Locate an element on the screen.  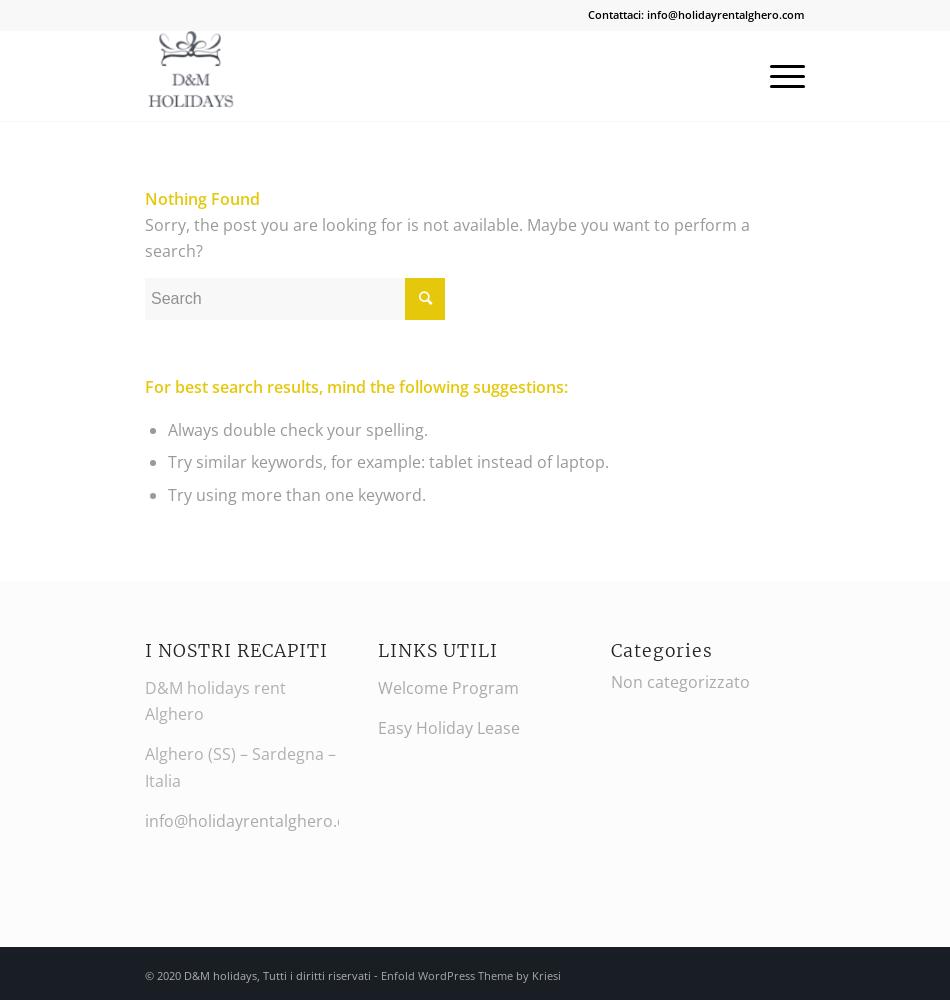
'Sorry, the post you are looking for is not available. Maybe you want to perform a search?' is located at coordinates (446, 236).